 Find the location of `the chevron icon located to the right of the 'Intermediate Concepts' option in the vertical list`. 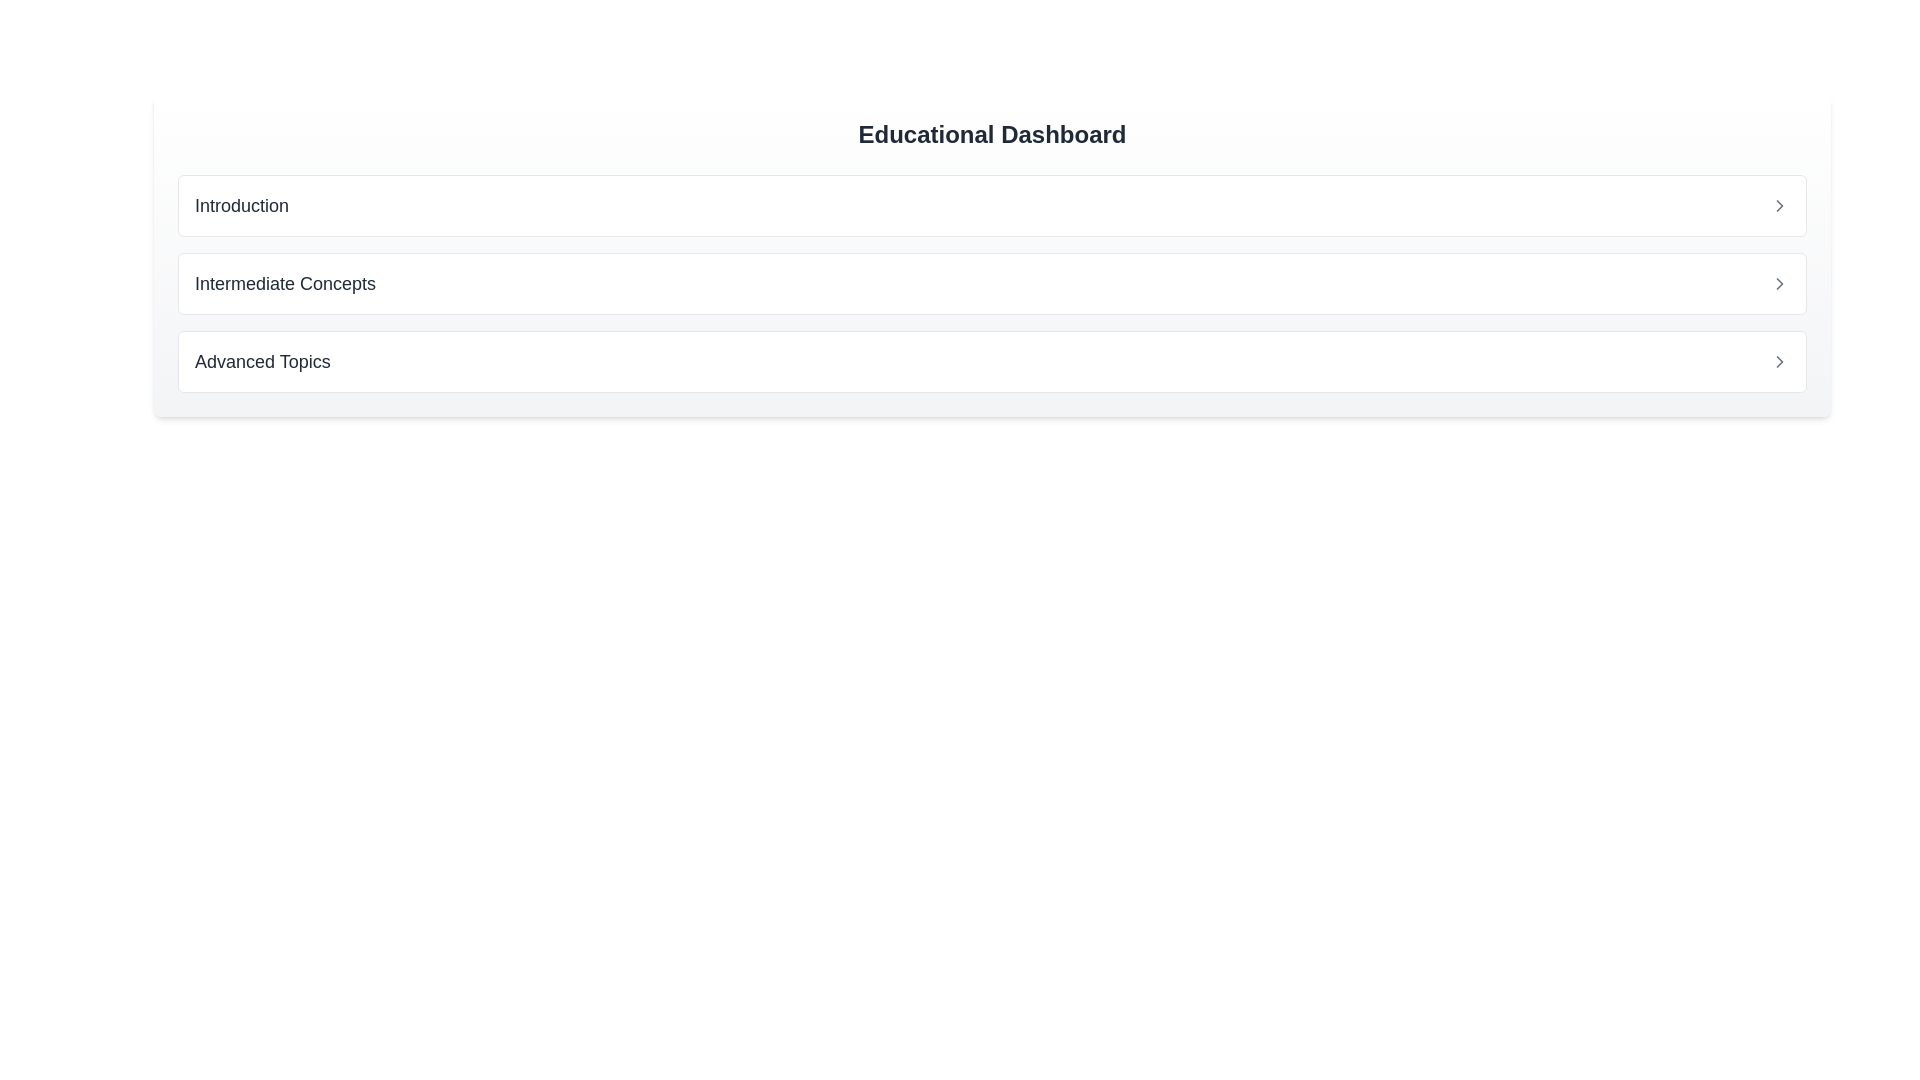

the chevron icon located to the right of the 'Intermediate Concepts' option in the vertical list is located at coordinates (1780, 284).